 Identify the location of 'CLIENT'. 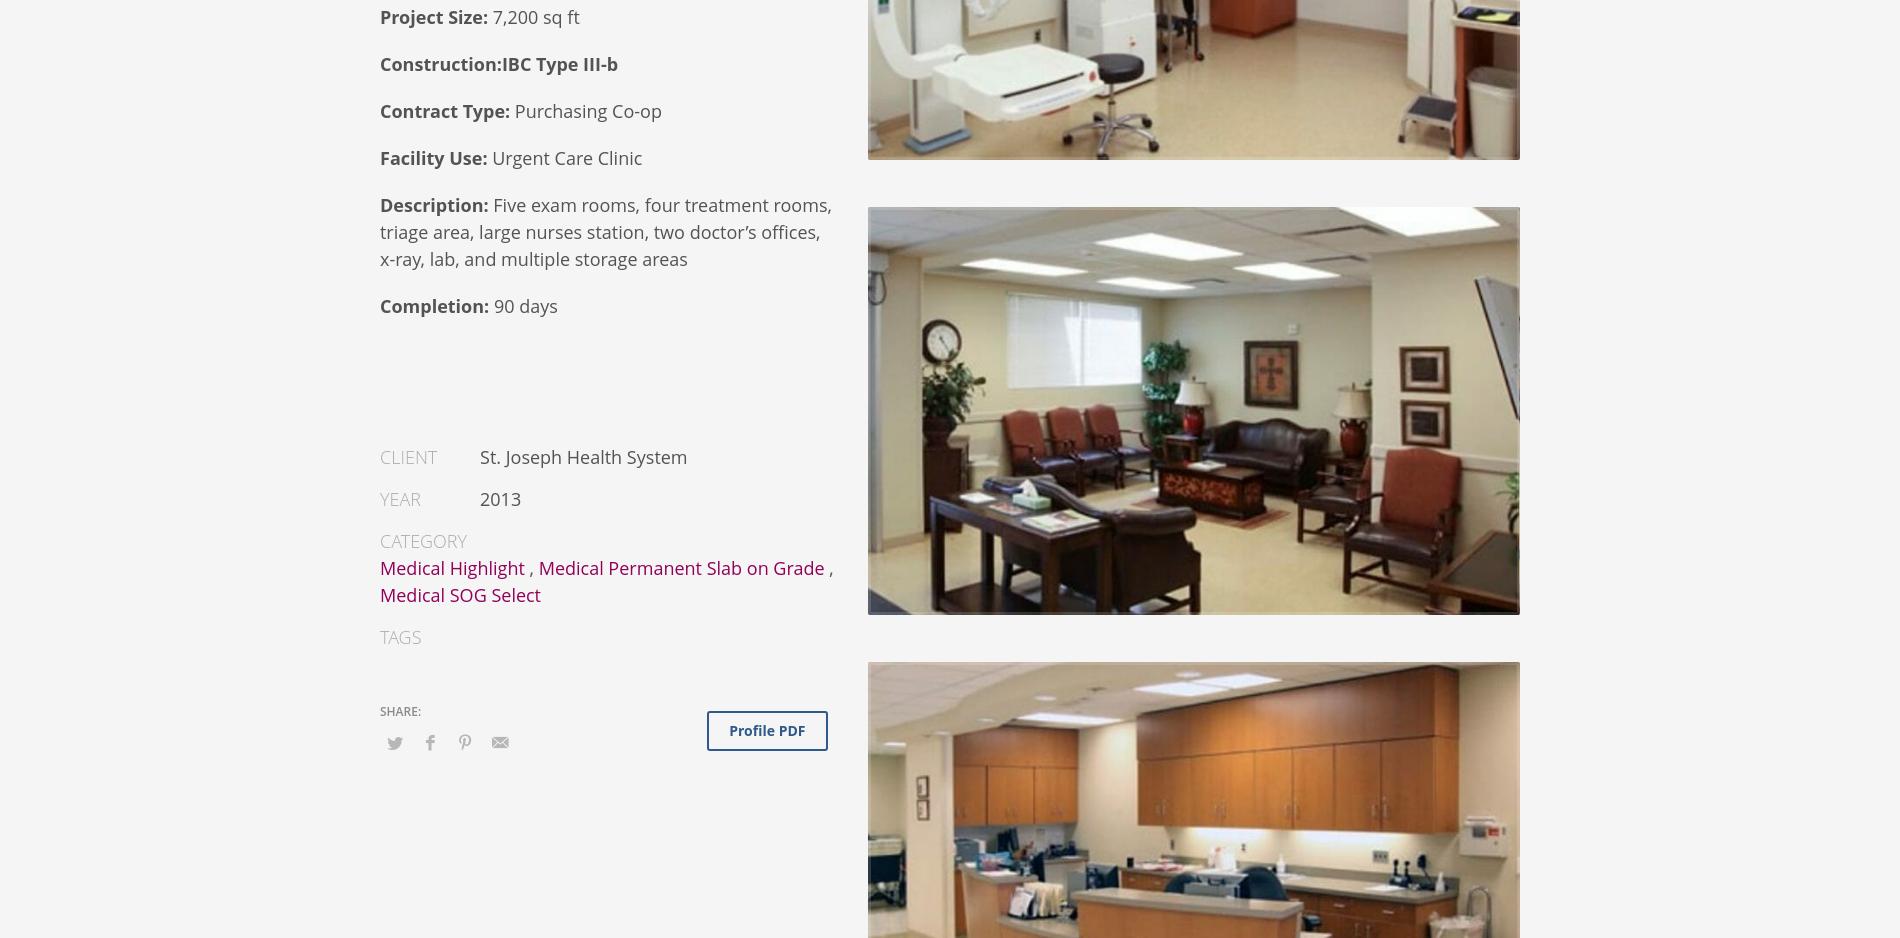
(407, 455).